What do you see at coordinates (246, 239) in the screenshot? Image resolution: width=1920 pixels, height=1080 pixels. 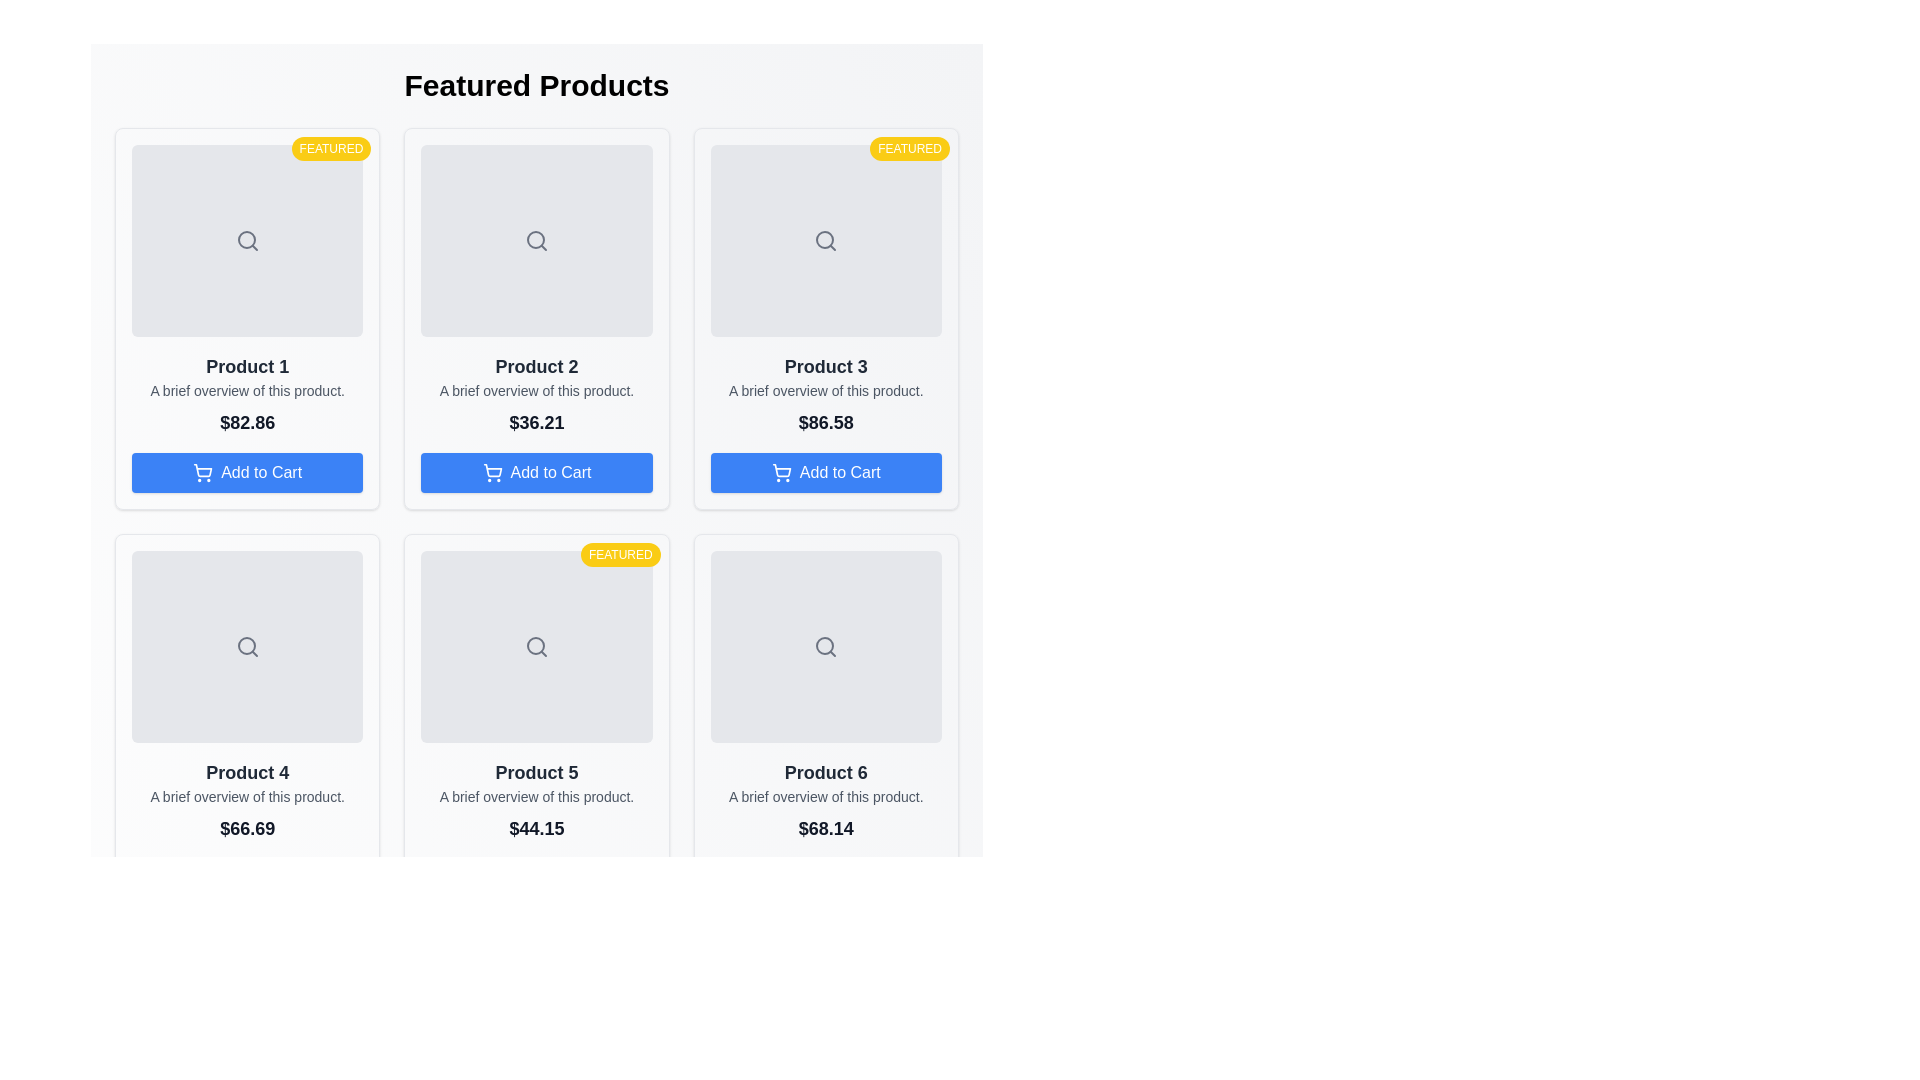 I see `the magnifying glass icon located in the upper-left card of the grid layout labeled 'Product 1', which is centered within the gray background placeholder for the product image` at bounding box center [246, 239].